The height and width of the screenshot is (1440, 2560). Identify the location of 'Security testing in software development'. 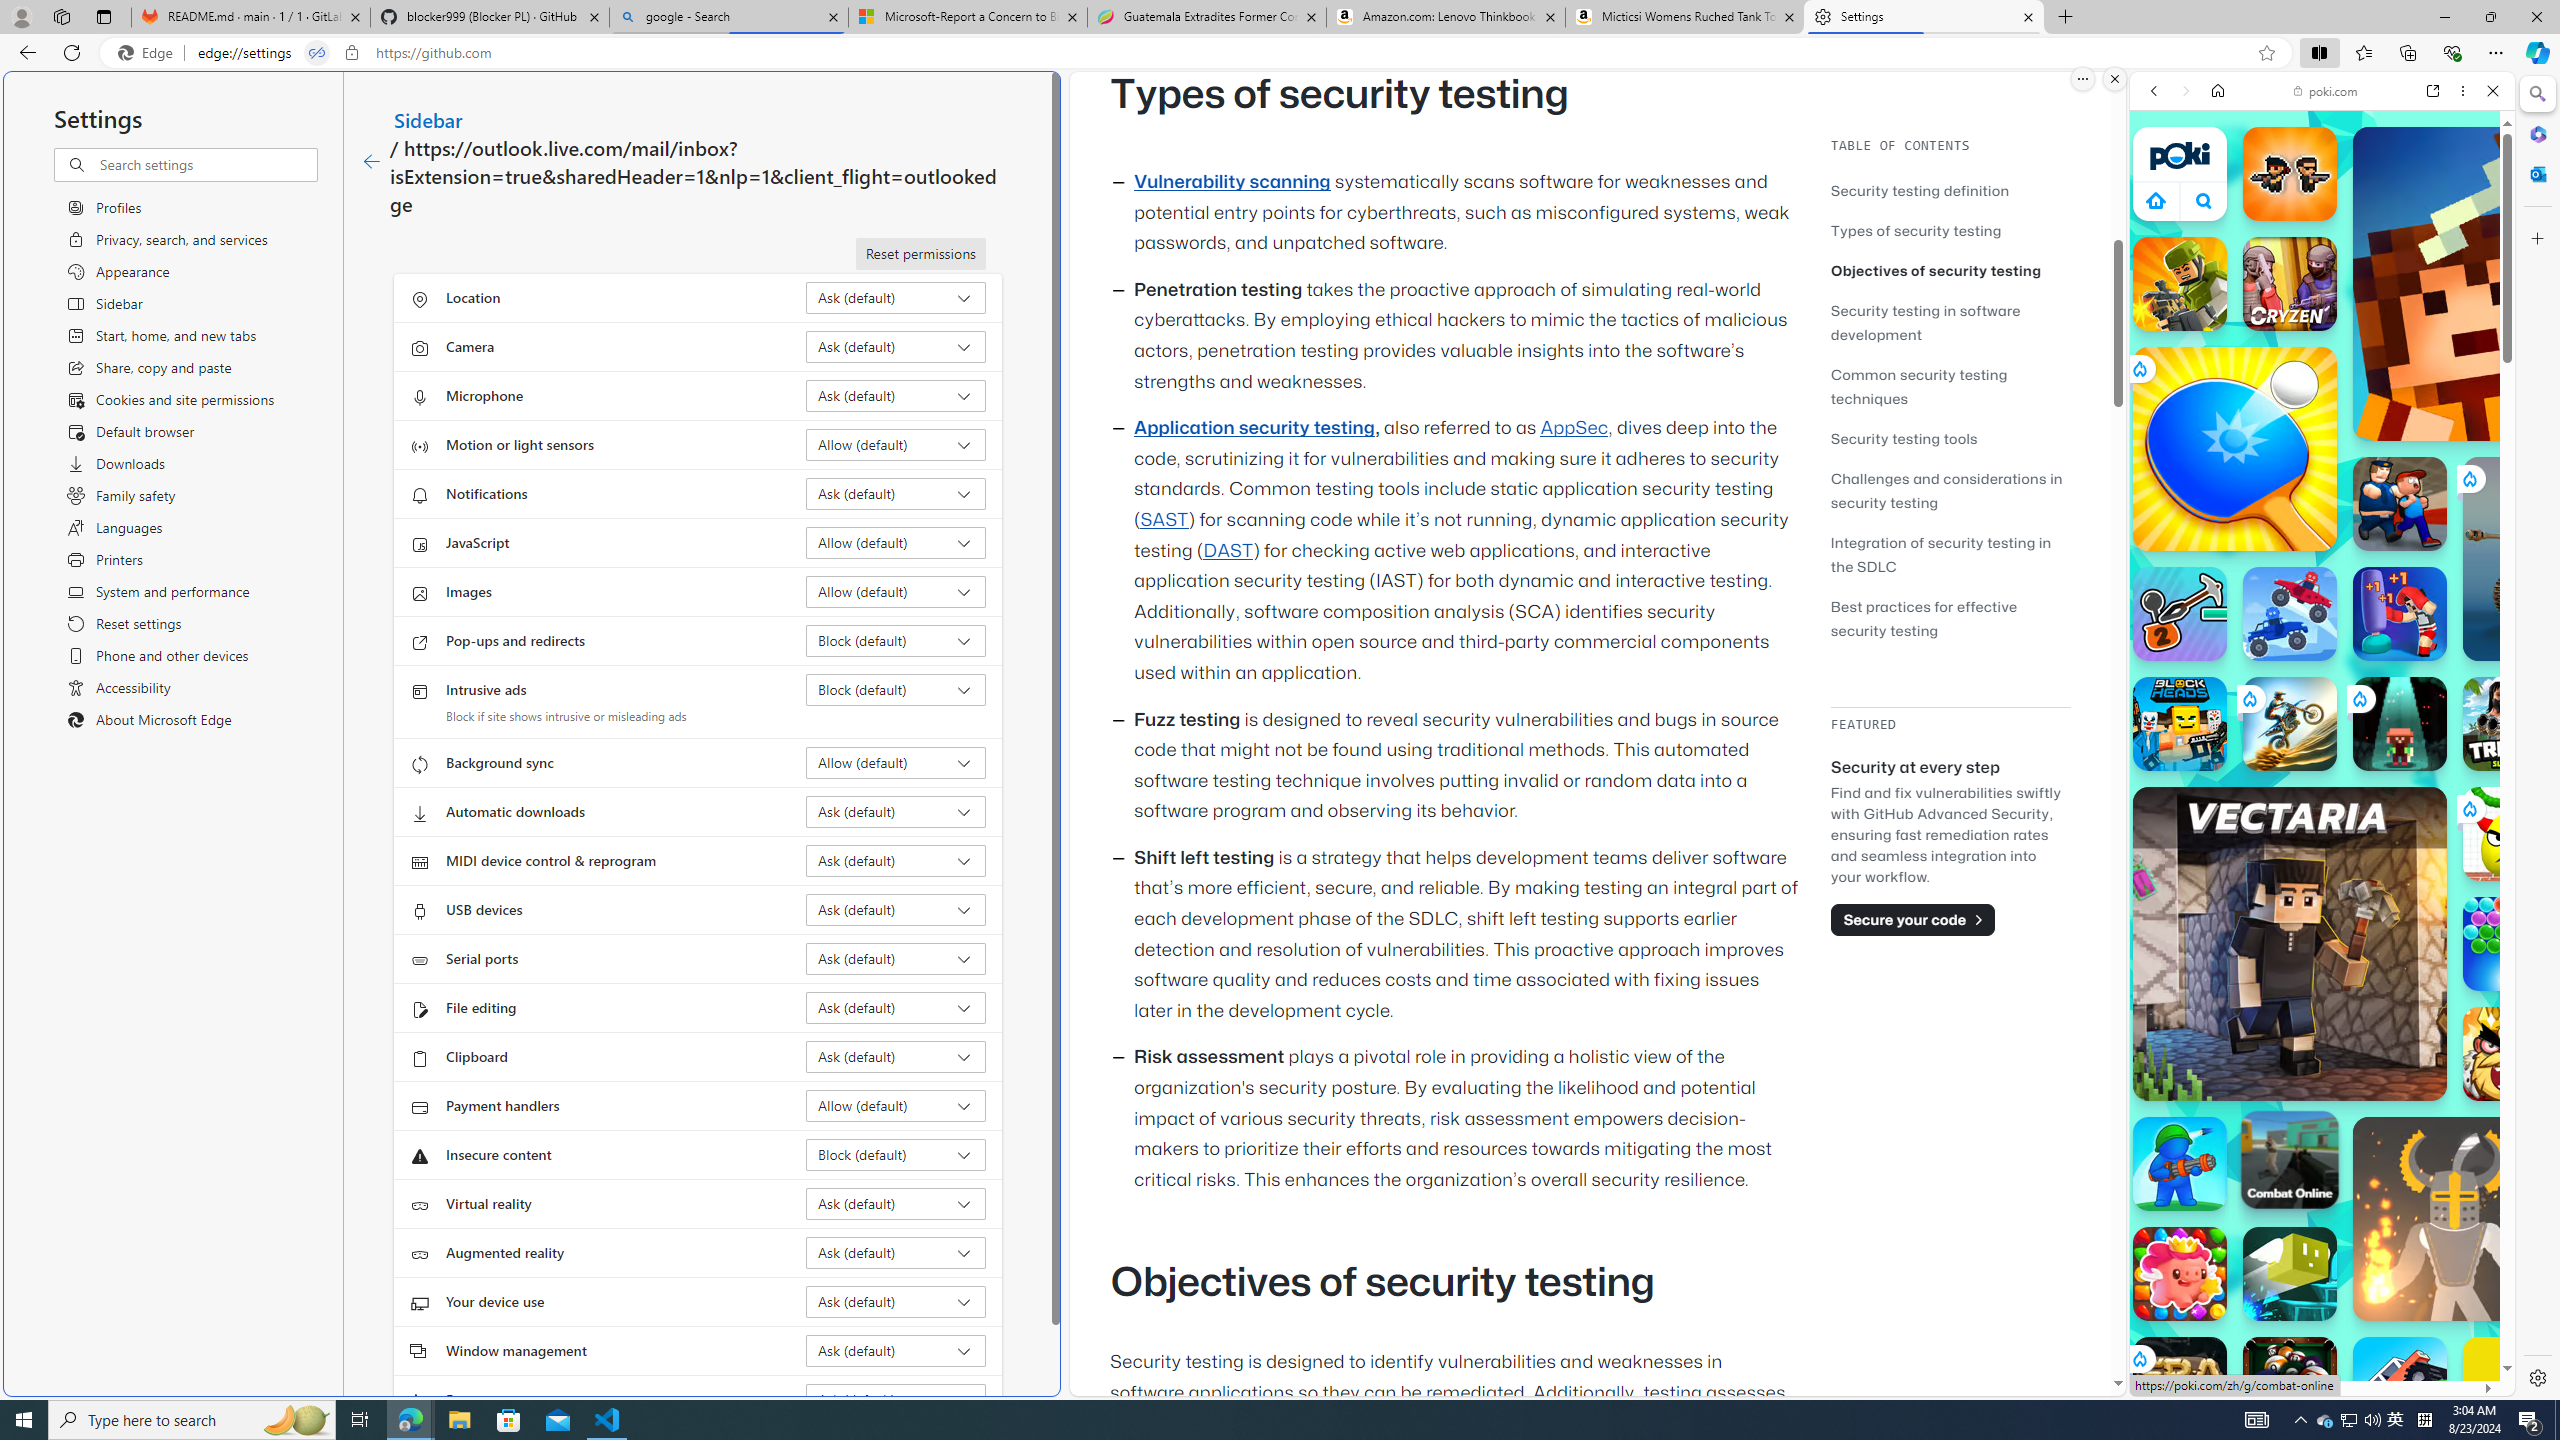
(1924, 321).